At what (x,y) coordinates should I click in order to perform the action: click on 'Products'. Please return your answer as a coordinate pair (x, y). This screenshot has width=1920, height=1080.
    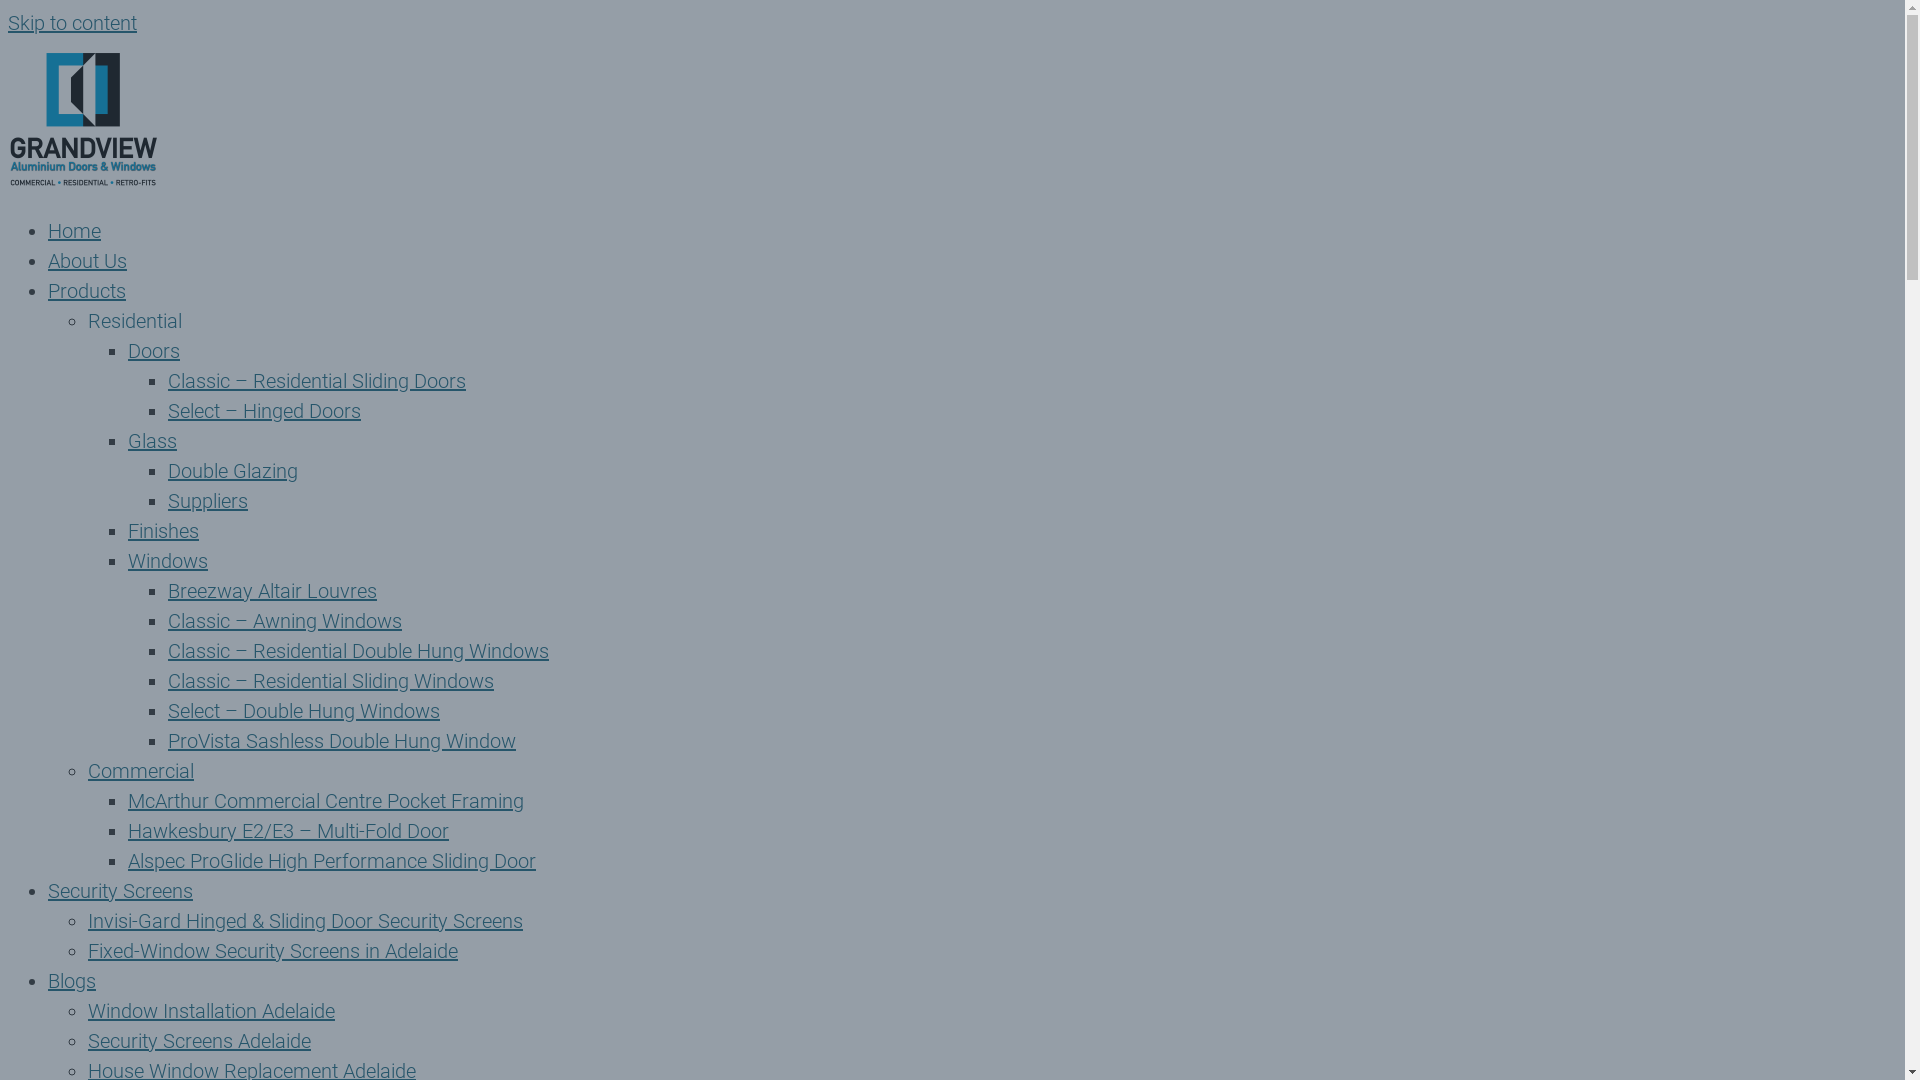
    Looking at the image, I should click on (85, 290).